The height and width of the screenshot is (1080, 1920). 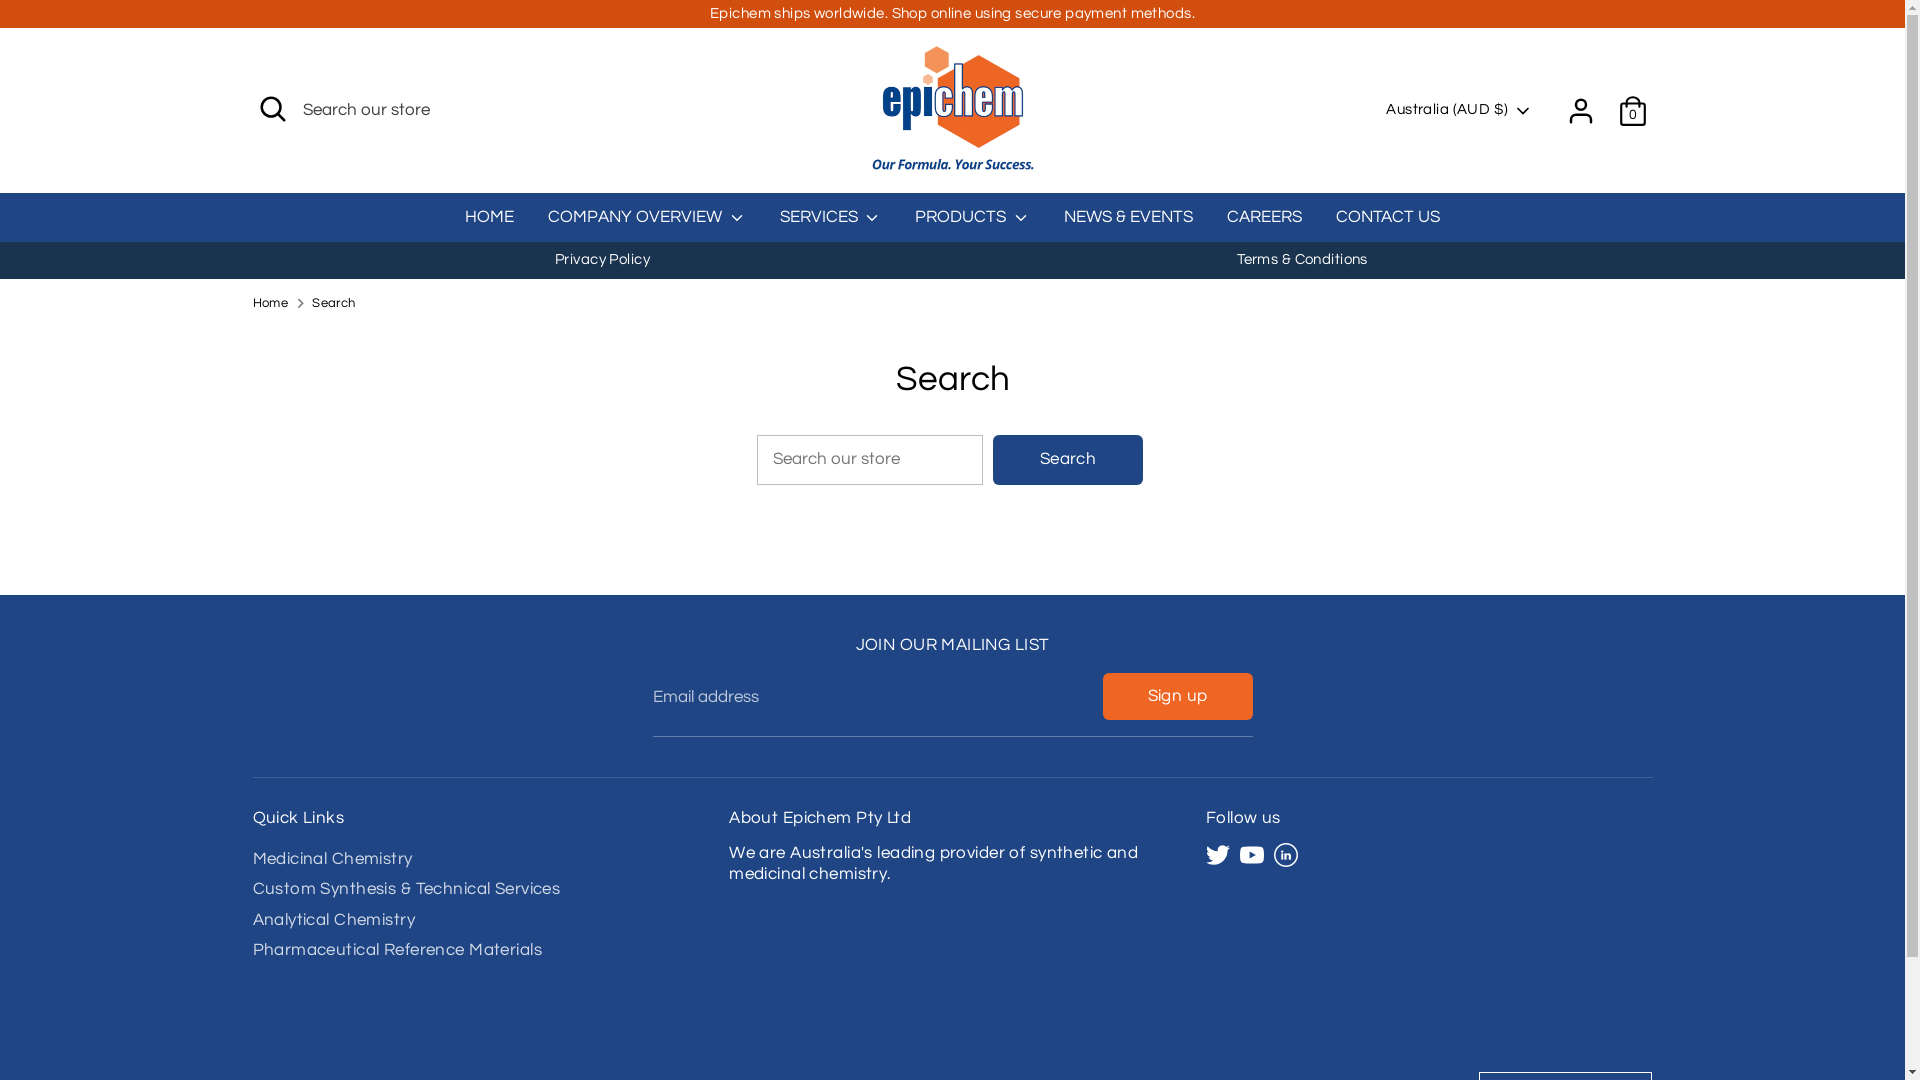 What do you see at coordinates (1128, 223) in the screenshot?
I see `'NEWS & EVENTS'` at bounding box center [1128, 223].